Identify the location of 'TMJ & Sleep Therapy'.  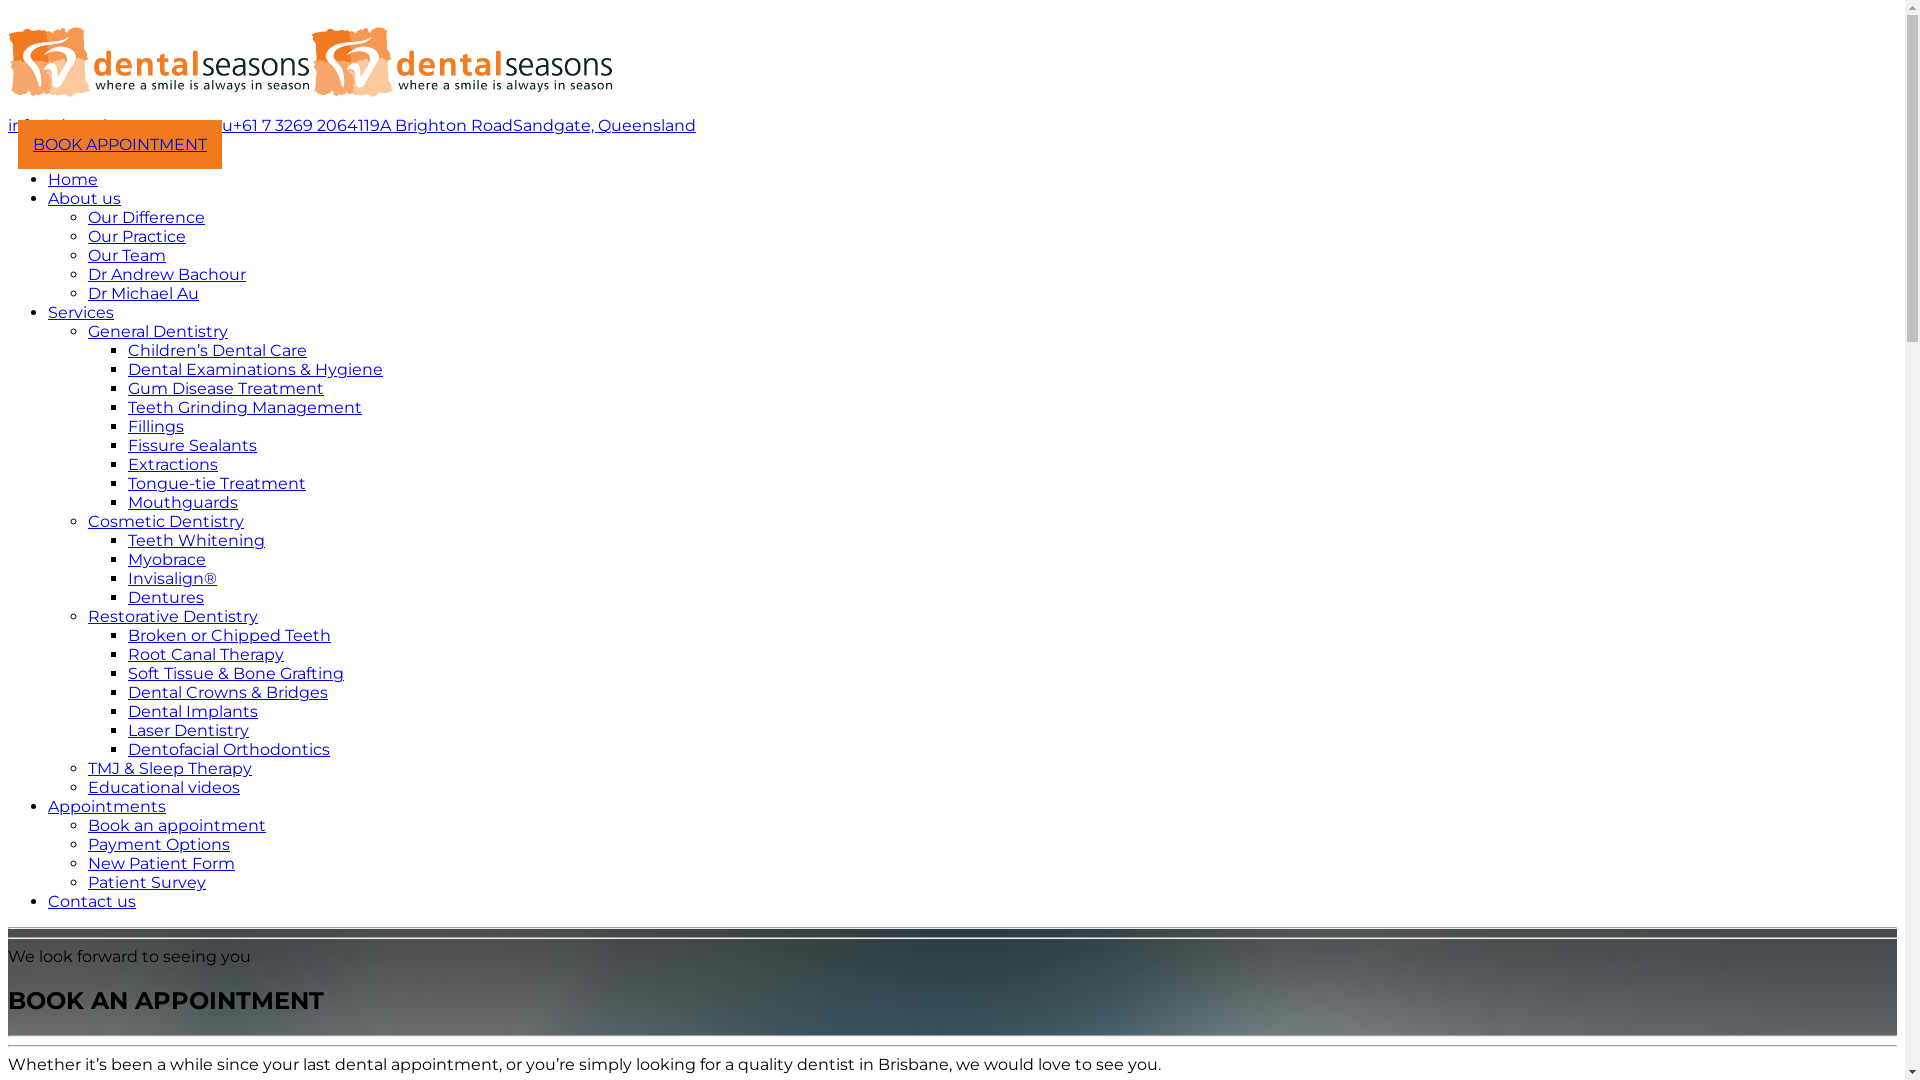
(86, 767).